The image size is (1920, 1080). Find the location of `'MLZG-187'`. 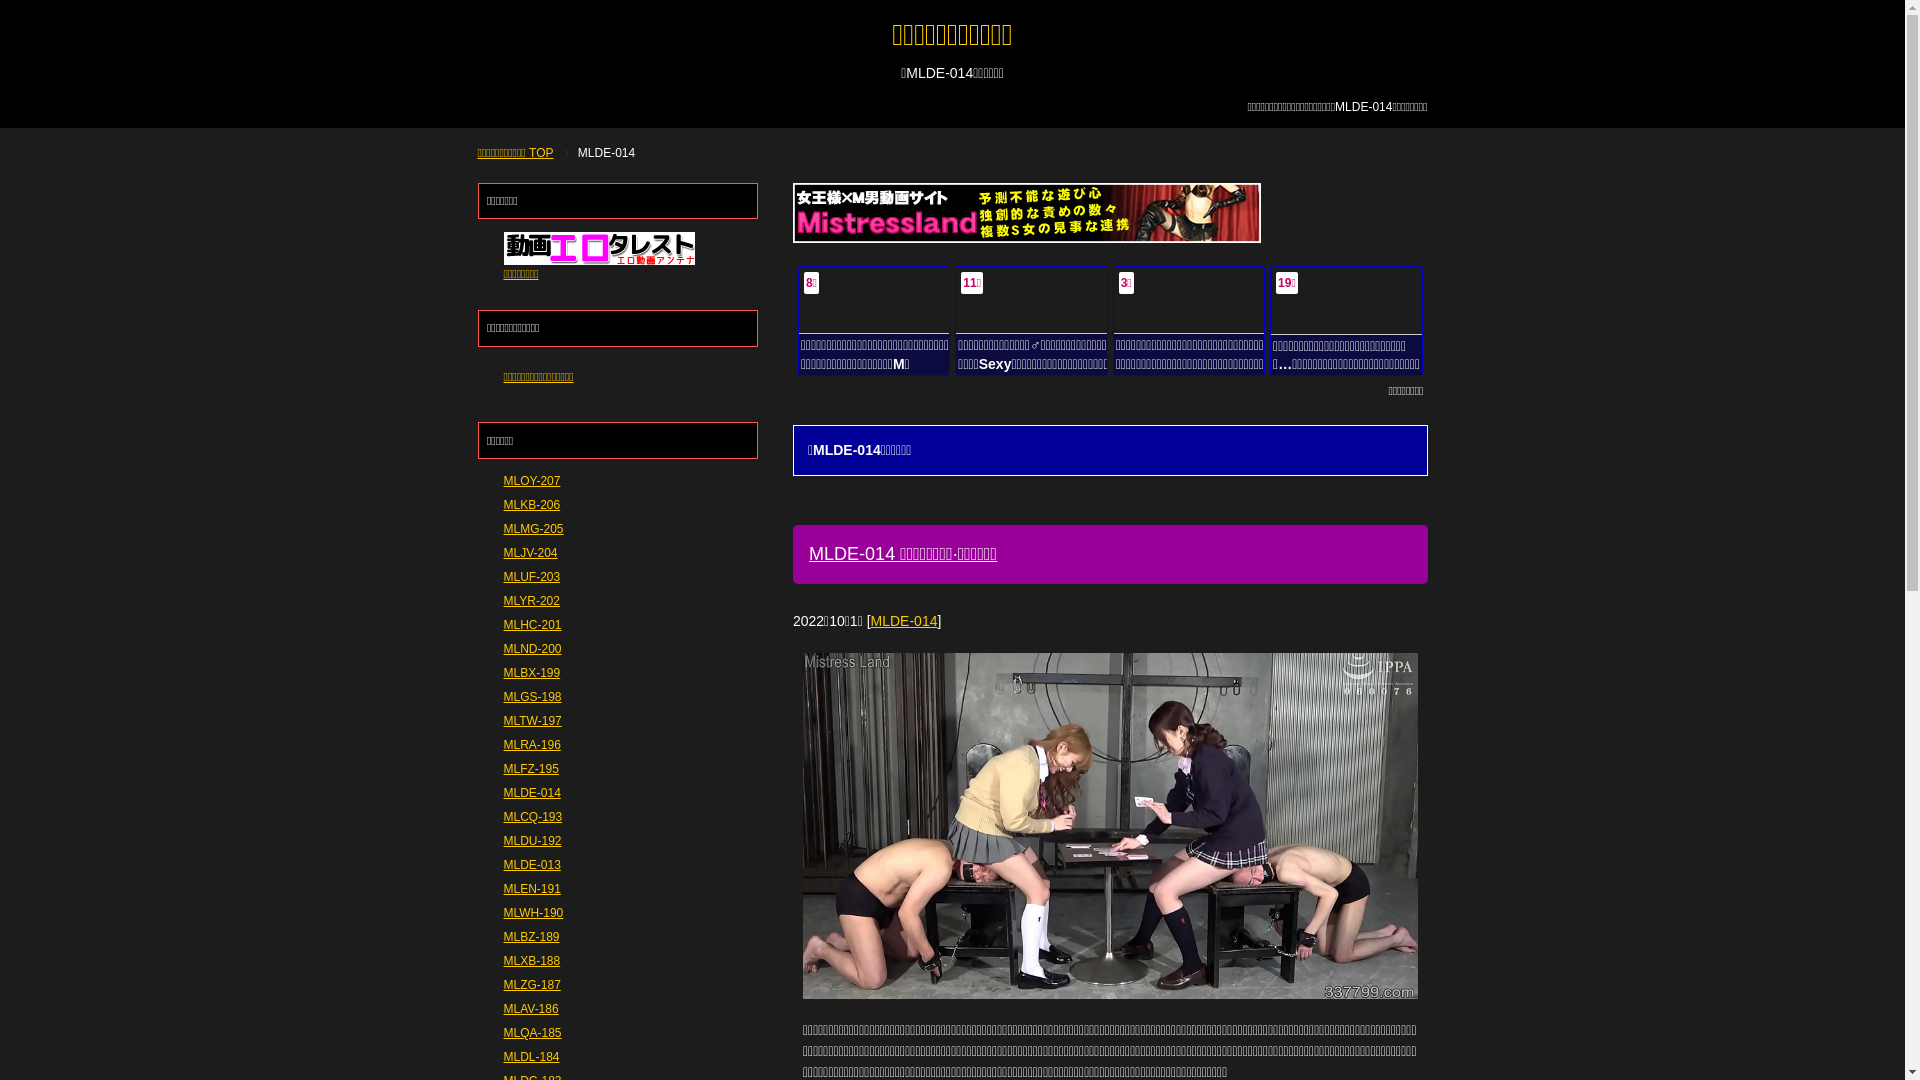

'MLZG-187' is located at coordinates (504, 983).